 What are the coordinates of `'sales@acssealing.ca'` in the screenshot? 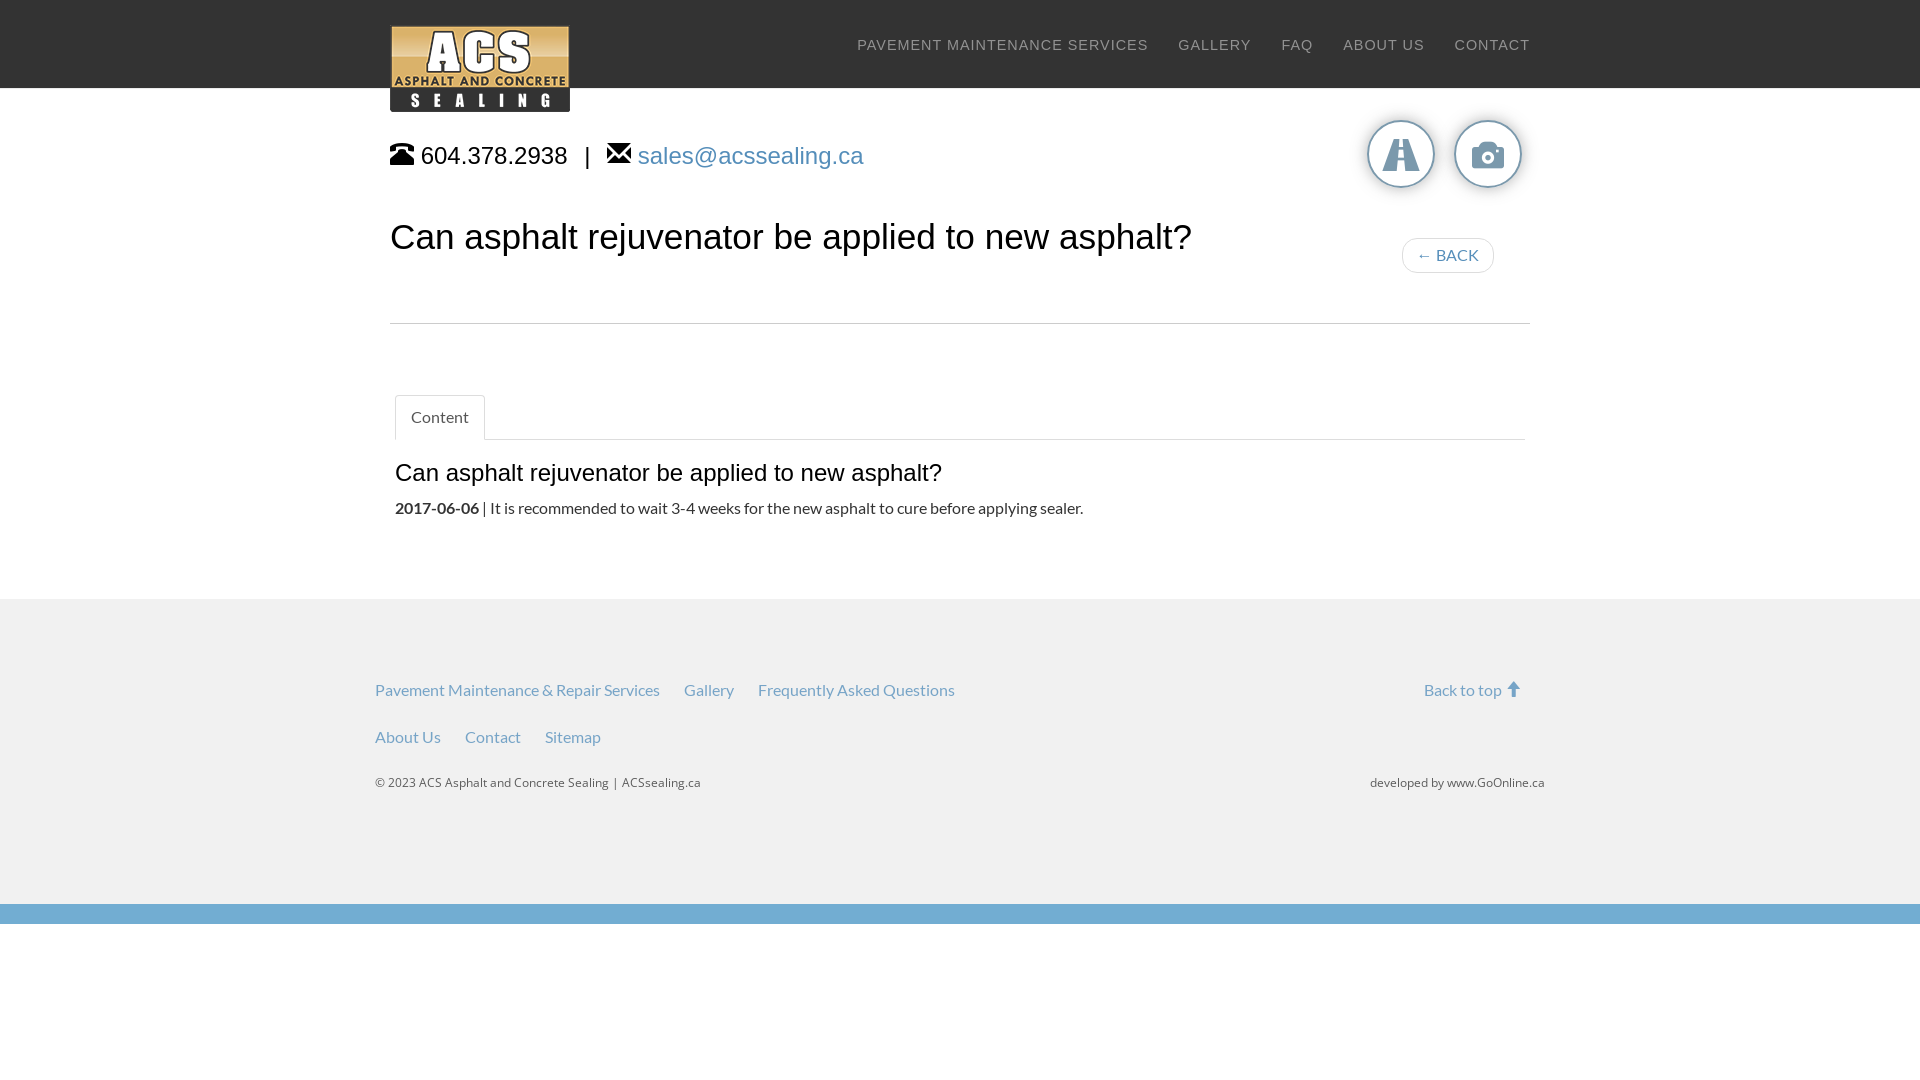 It's located at (749, 154).